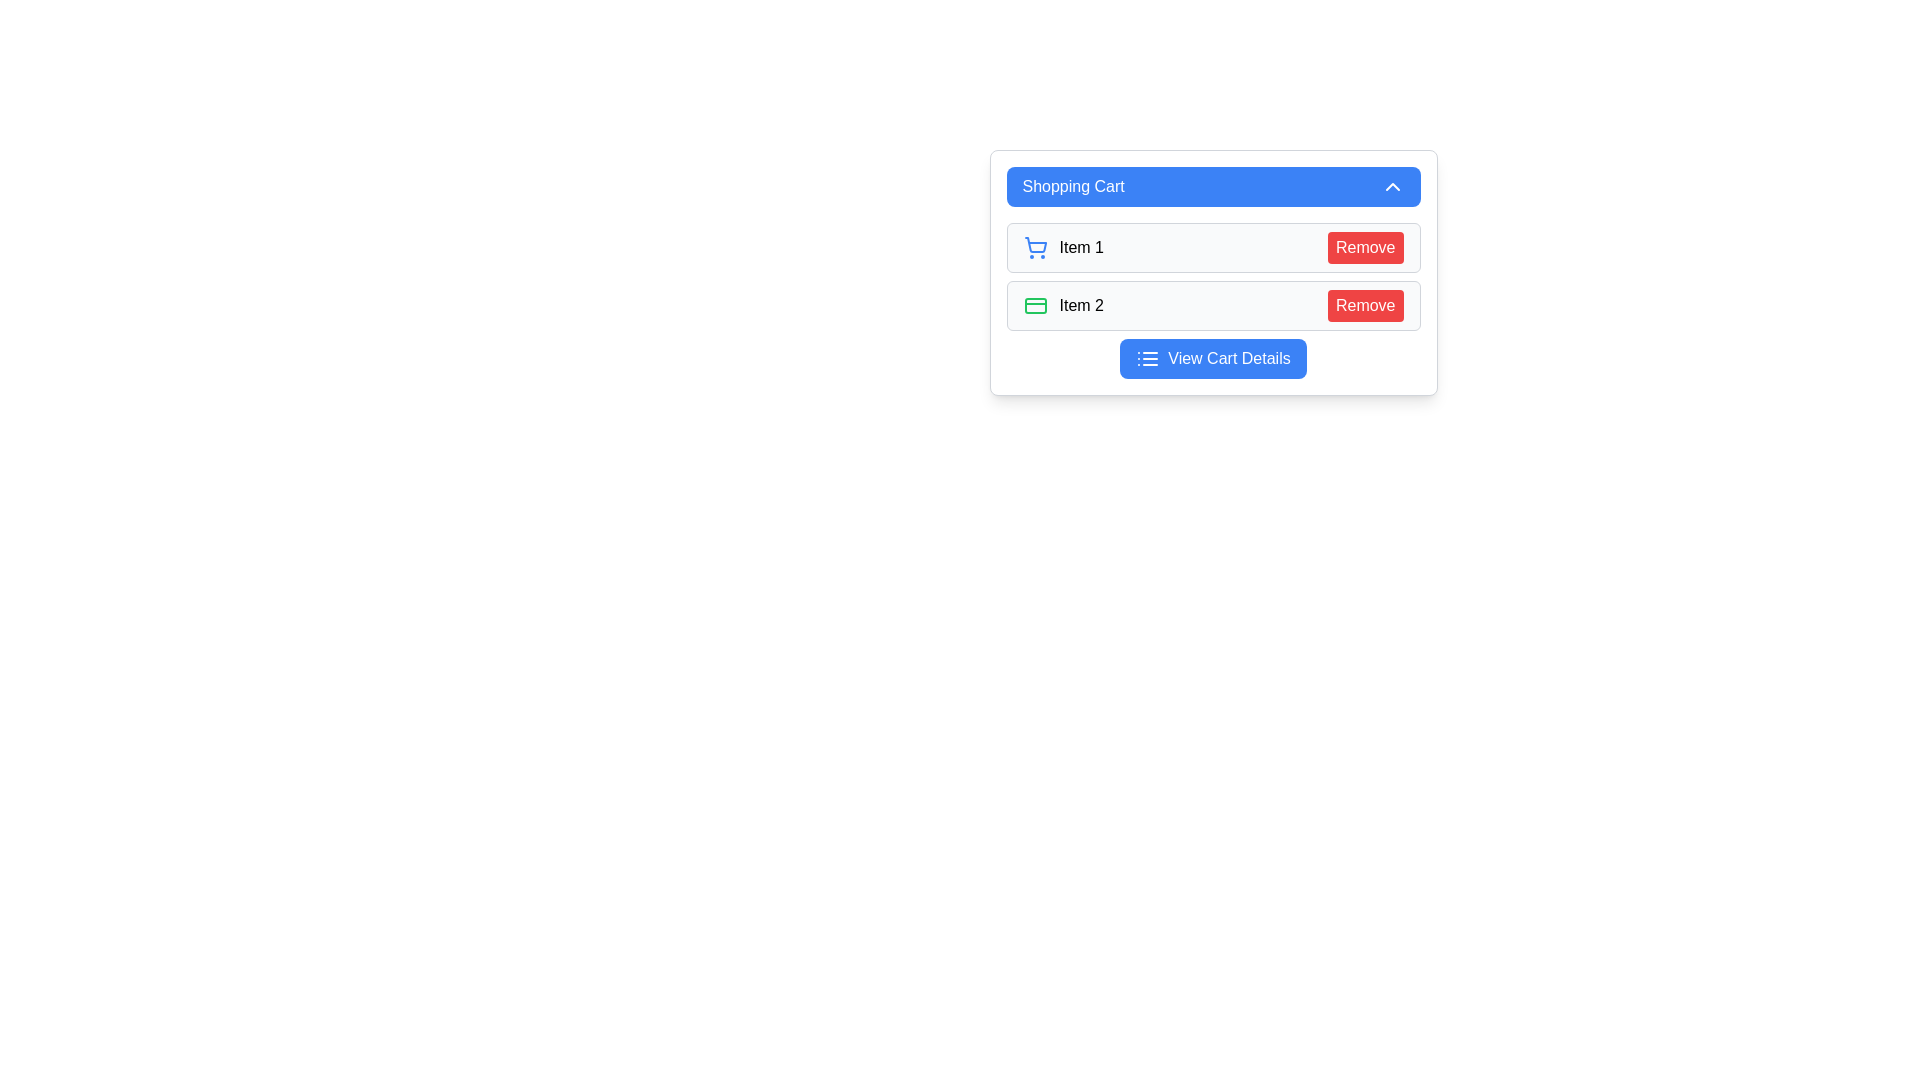 This screenshot has width=1920, height=1080. What do you see at coordinates (1080, 305) in the screenshot?
I see `the text label that displays the name or description of the second item in the shopping cart, located to the right of a green credit card icon and before a red 'Remove' button` at bounding box center [1080, 305].